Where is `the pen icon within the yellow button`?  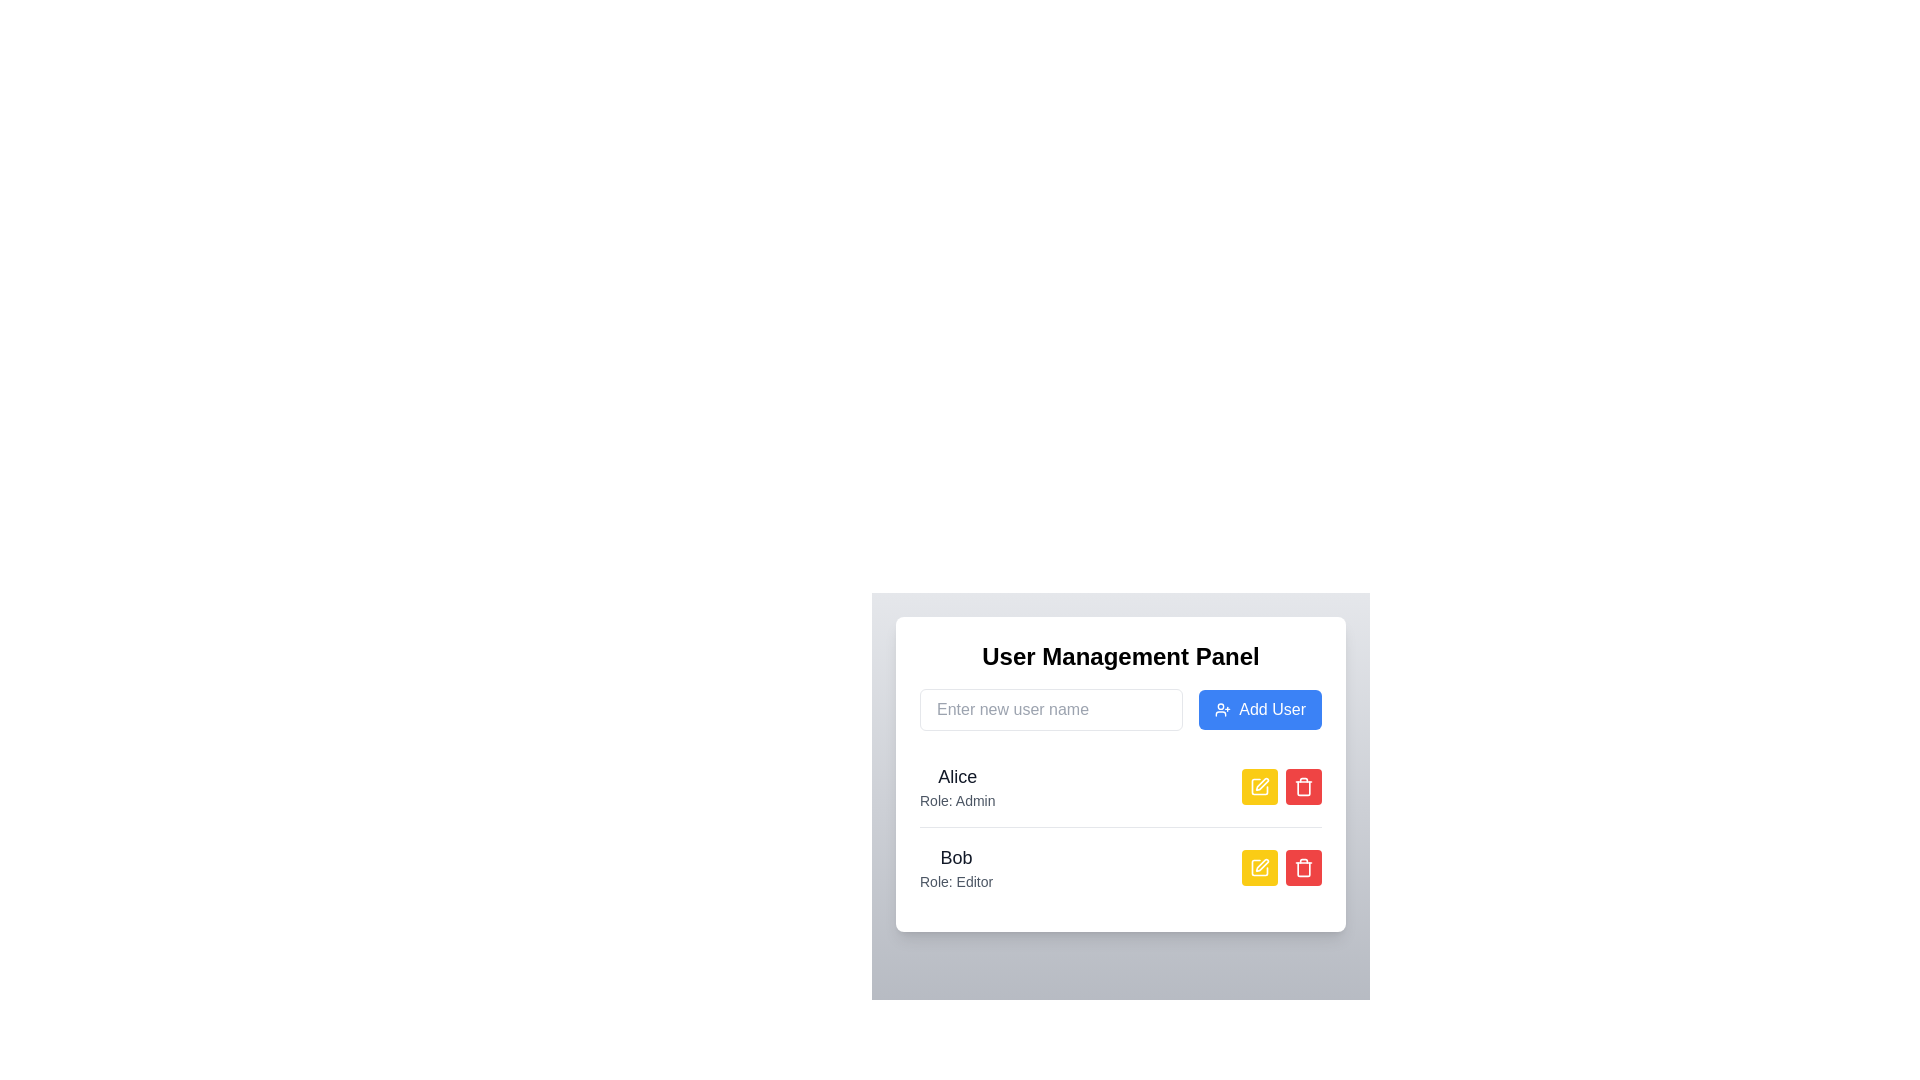 the pen icon within the yellow button is located at coordinates (1261, 864).